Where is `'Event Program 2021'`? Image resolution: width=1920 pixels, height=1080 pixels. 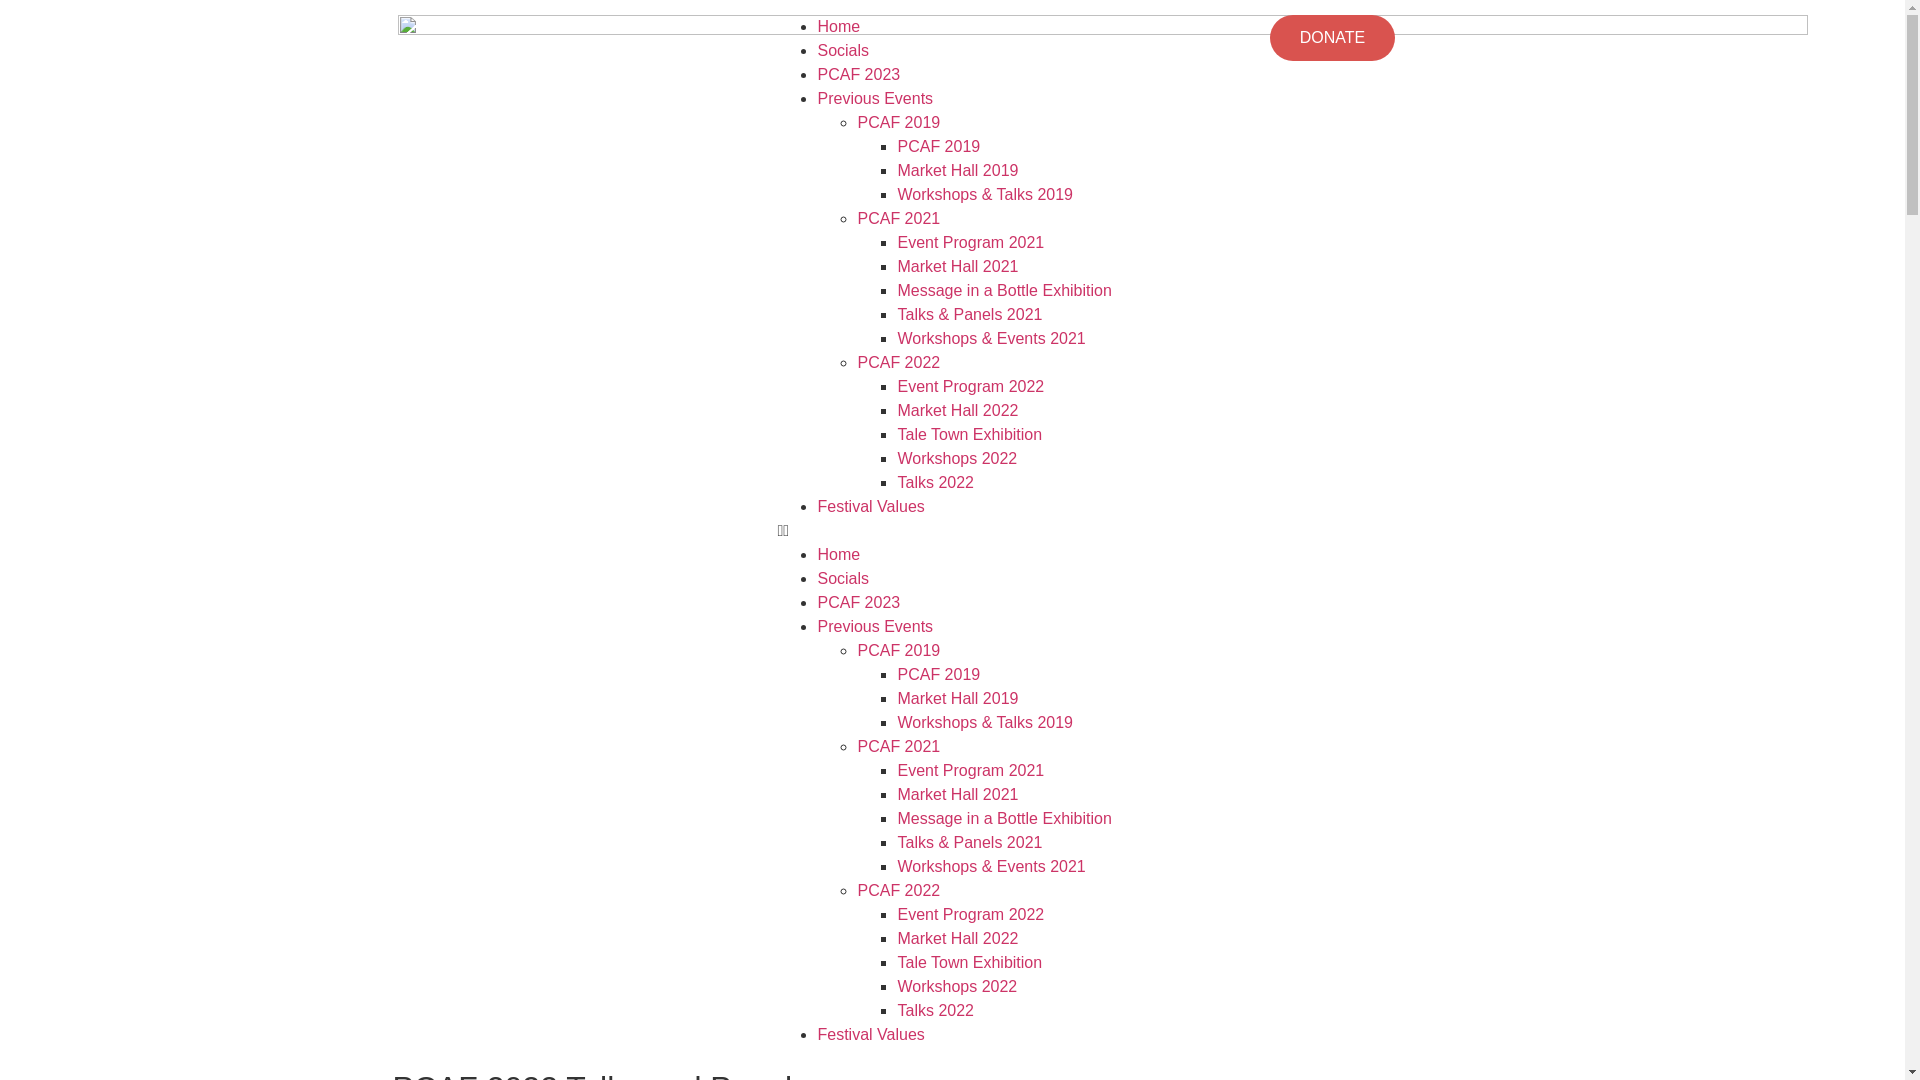
'Event Program 2021' is located at coordinates (970, 241).